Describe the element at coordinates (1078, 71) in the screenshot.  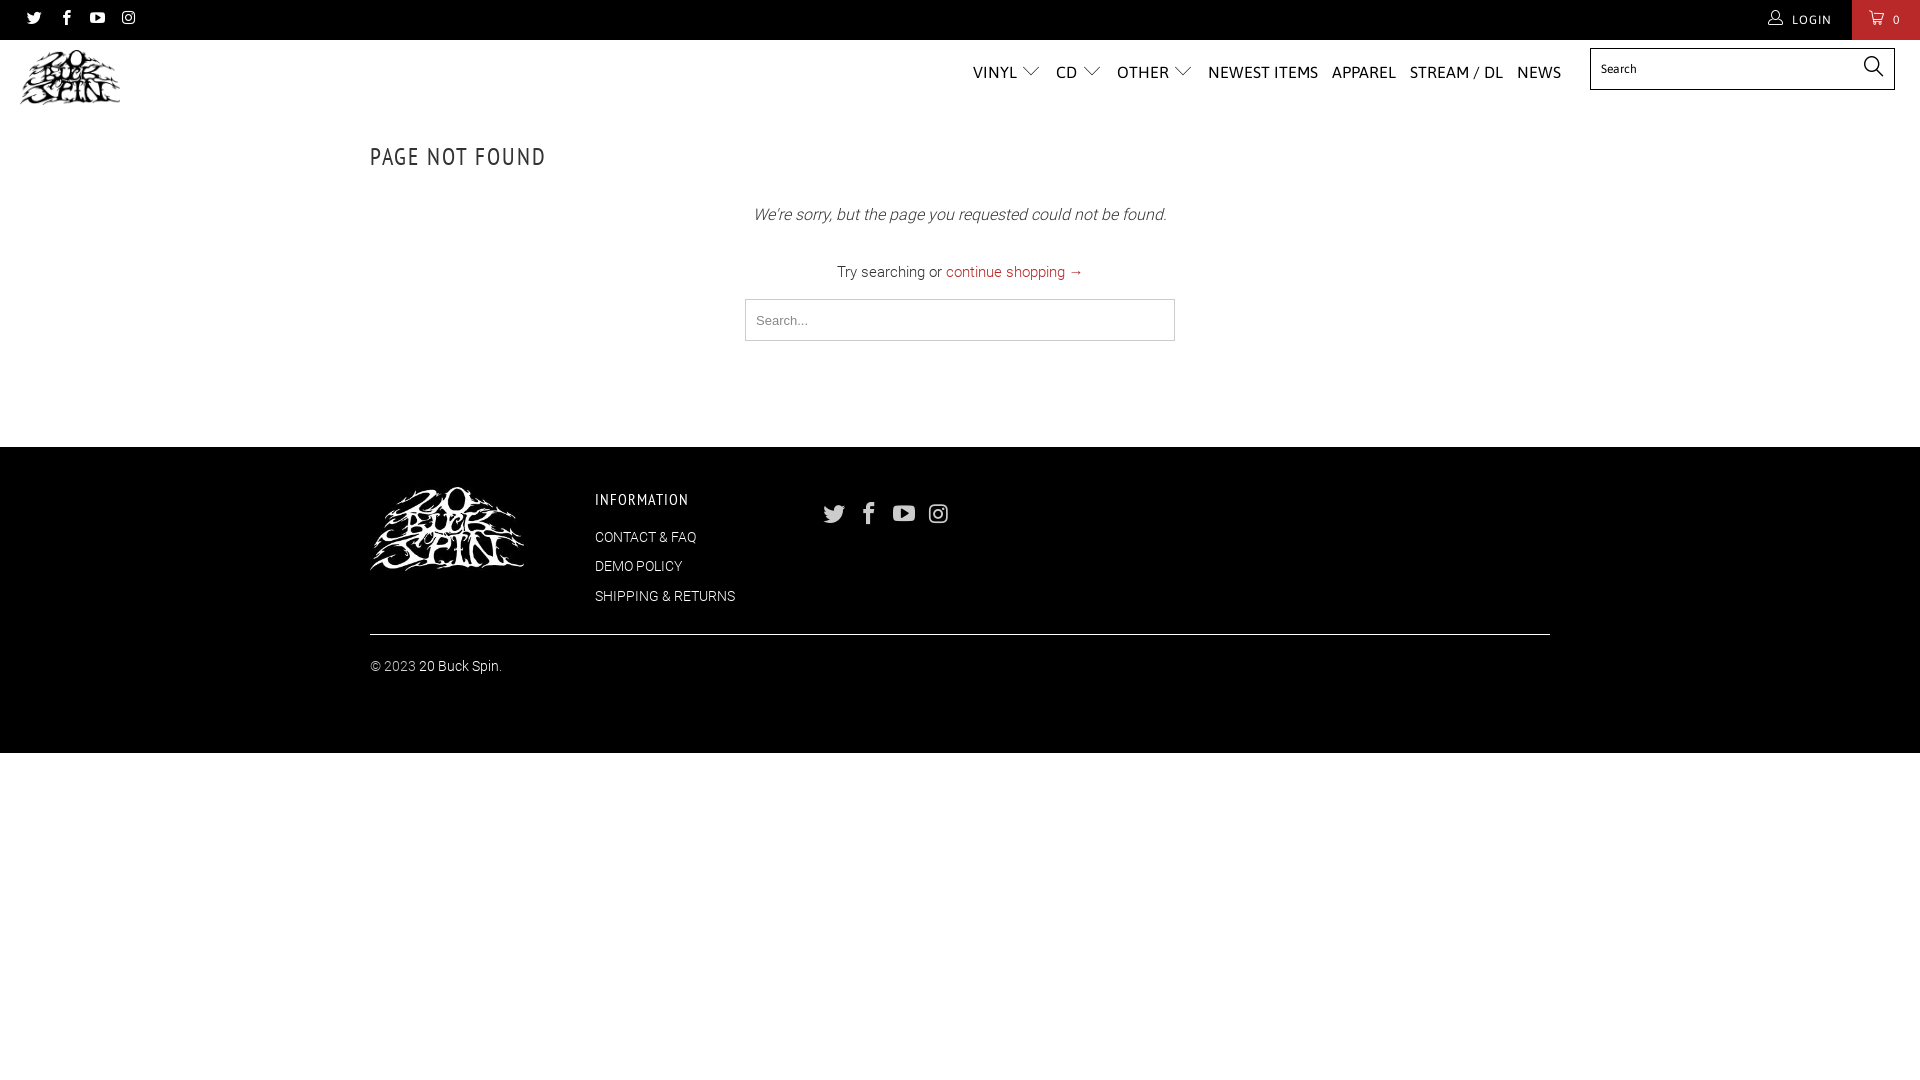
I see `'CD'` at that location.